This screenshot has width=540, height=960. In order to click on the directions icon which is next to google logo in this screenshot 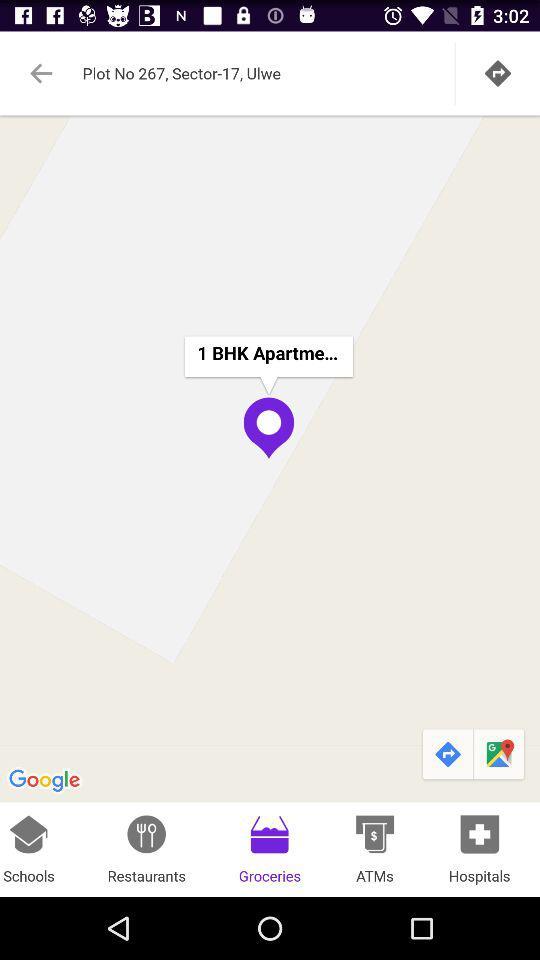, I will do `click(447, 754)`.